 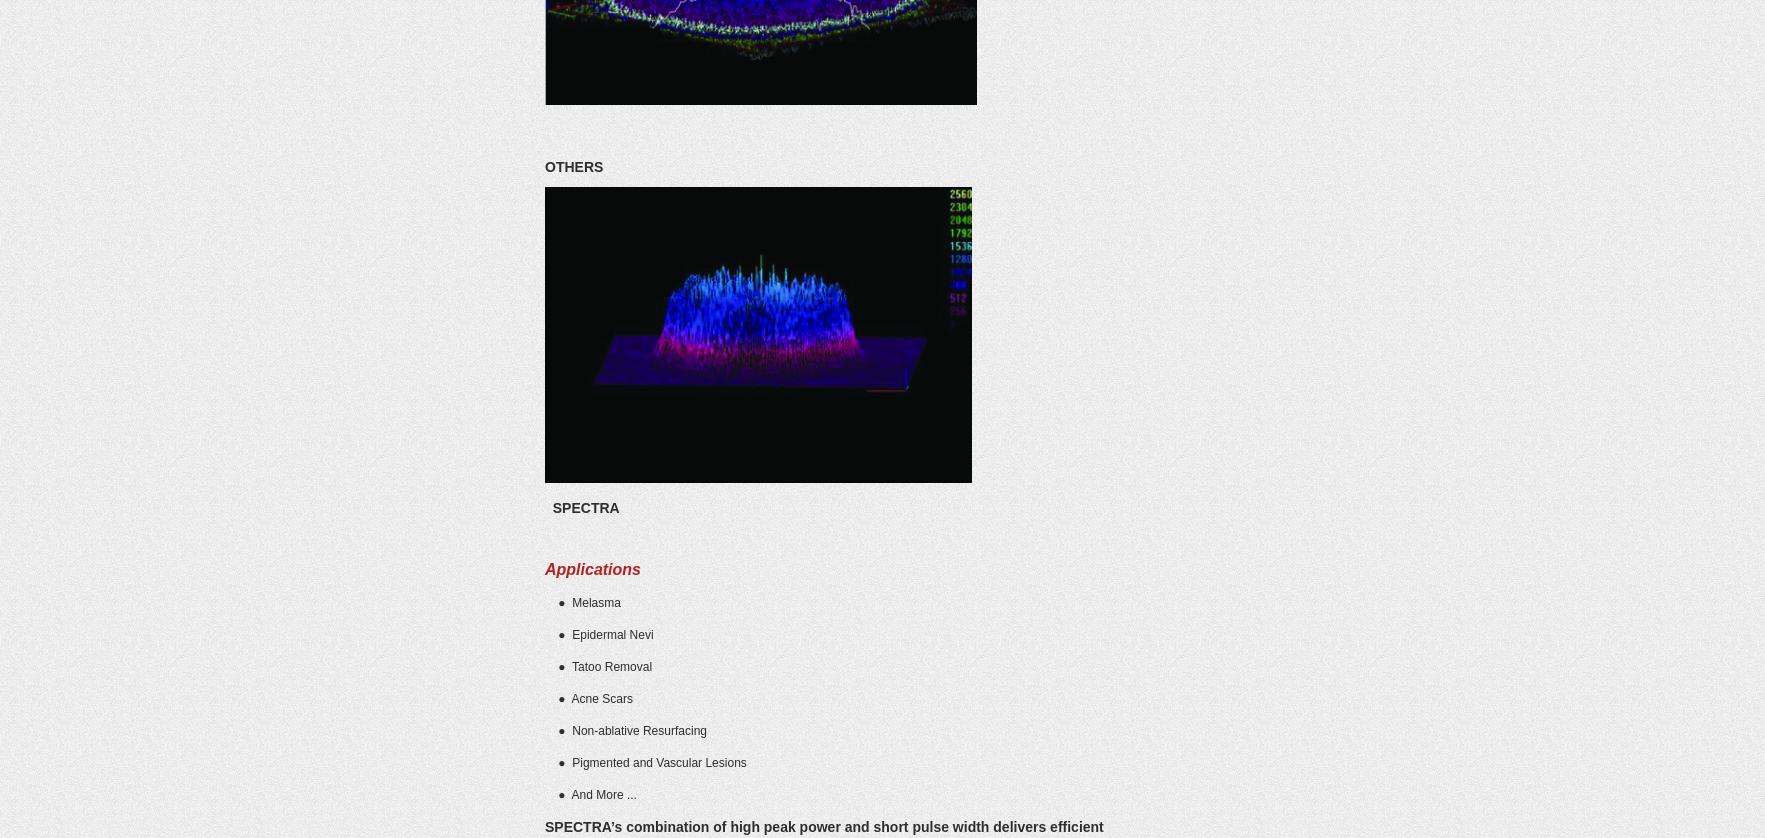 I want to click on '●  Epidermal Nevi', so click(x=598, y=634).